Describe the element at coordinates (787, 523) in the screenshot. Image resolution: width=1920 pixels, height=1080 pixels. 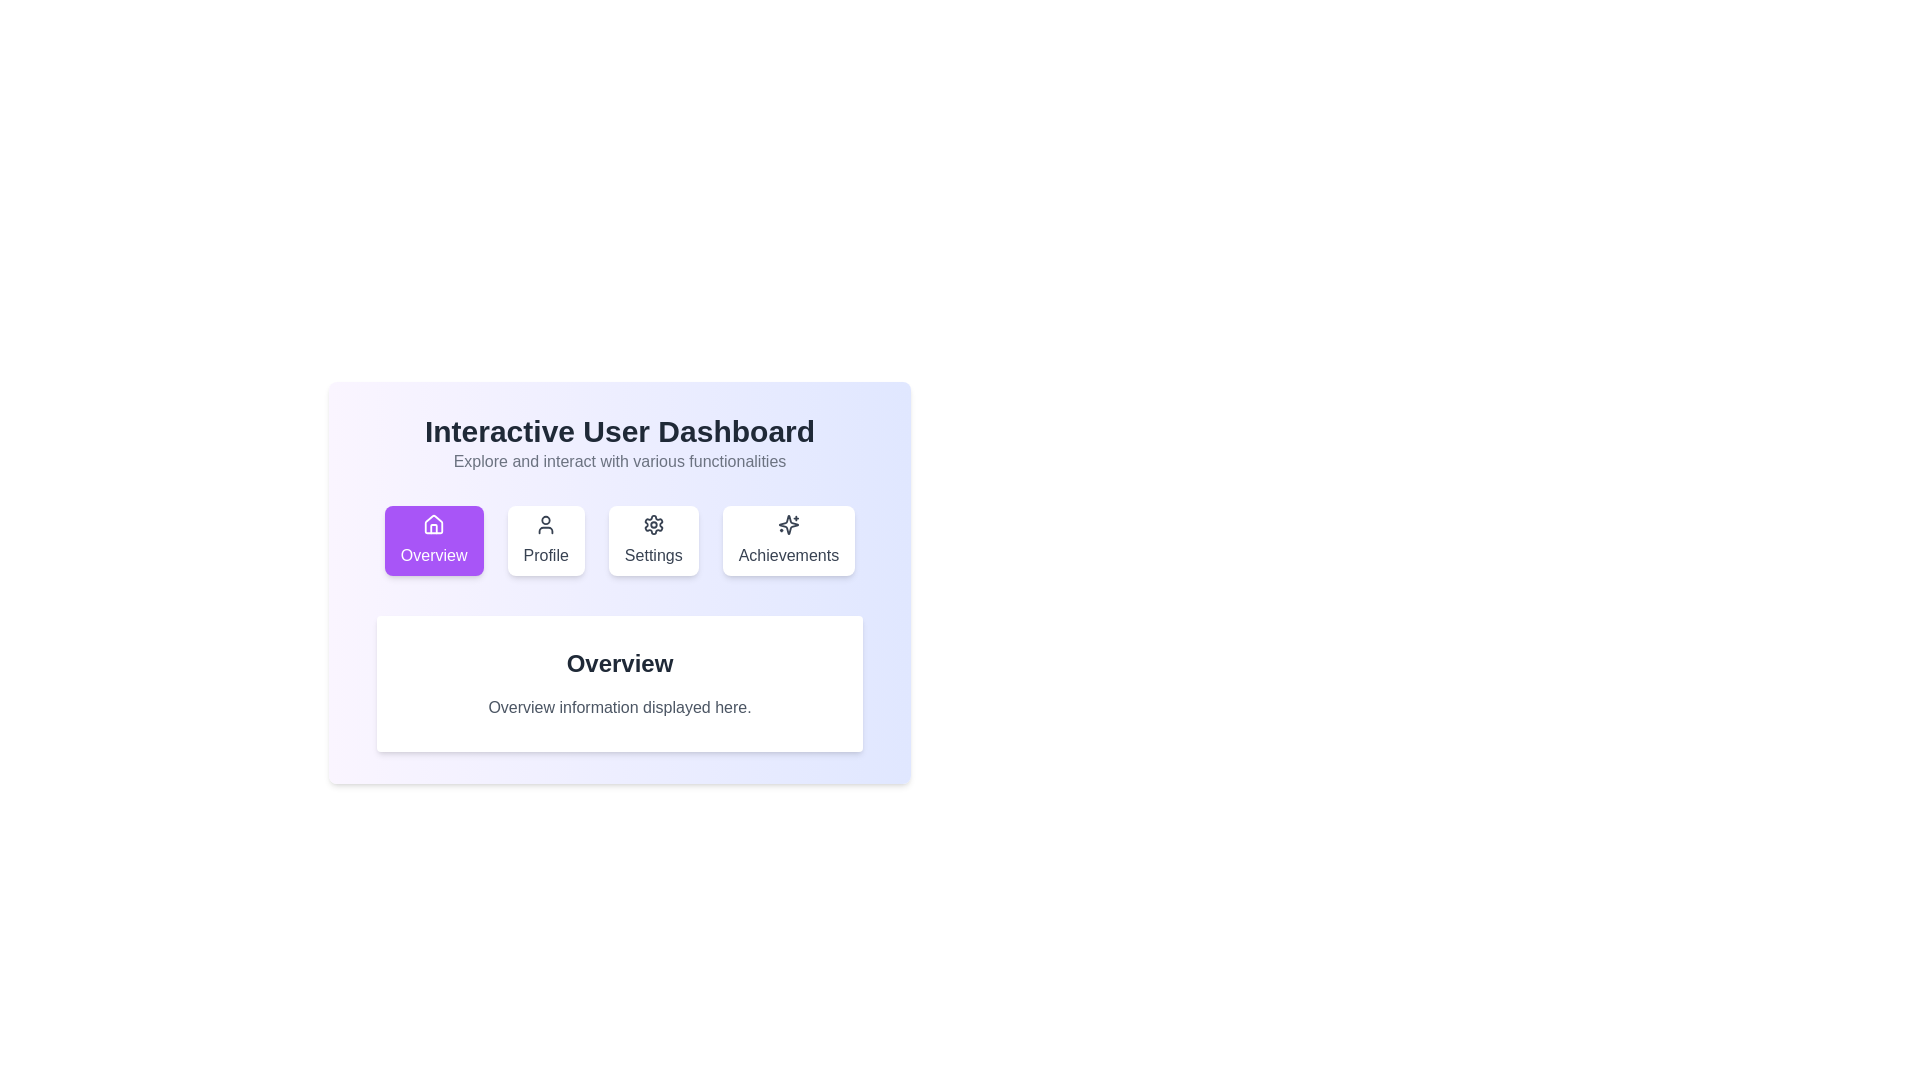
I see `the star-shaped icon located in the 'Achievements' button area` at that location.